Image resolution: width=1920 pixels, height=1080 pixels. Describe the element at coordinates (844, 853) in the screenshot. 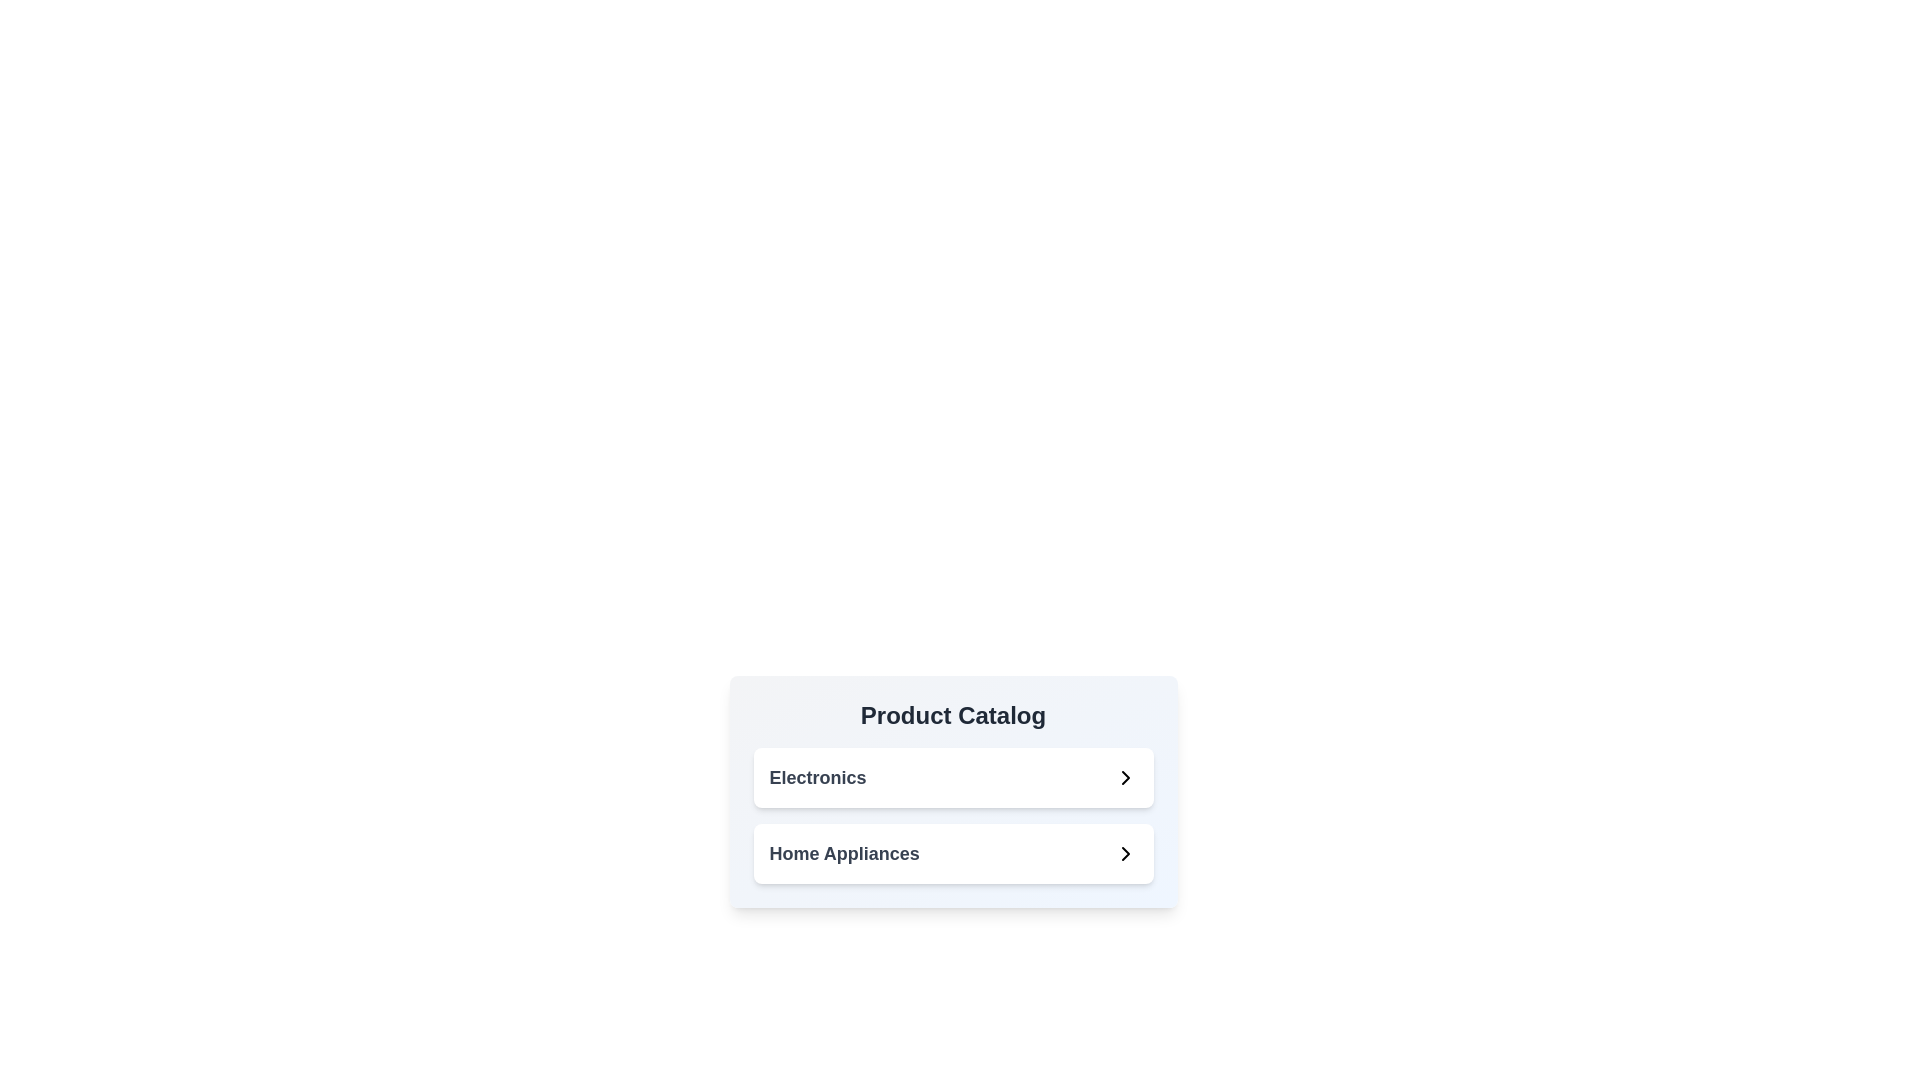

I see `the 'Home Appliances' category label, which is the second item in a vertical list within the product catalog layout` at that location.